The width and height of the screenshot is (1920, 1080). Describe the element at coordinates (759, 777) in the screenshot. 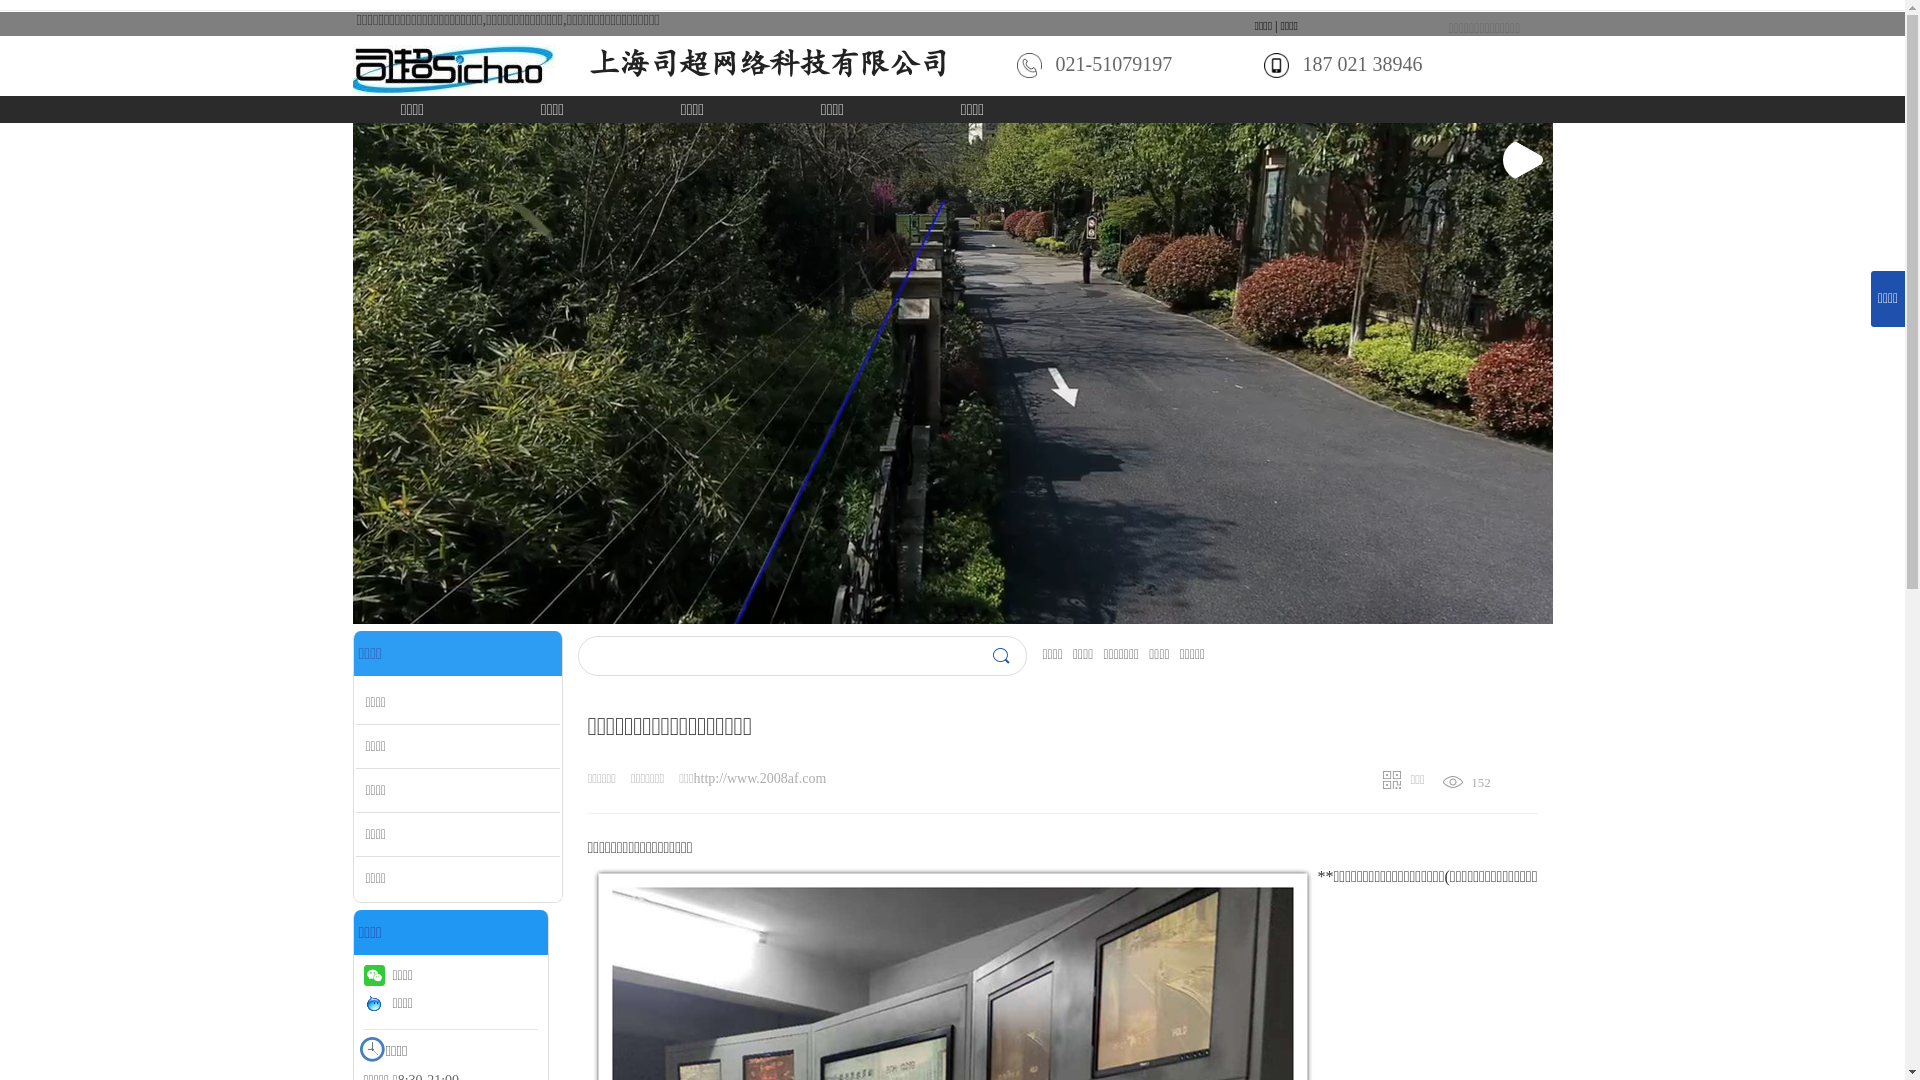

I see `'http://www.2008af.com'` at that location.